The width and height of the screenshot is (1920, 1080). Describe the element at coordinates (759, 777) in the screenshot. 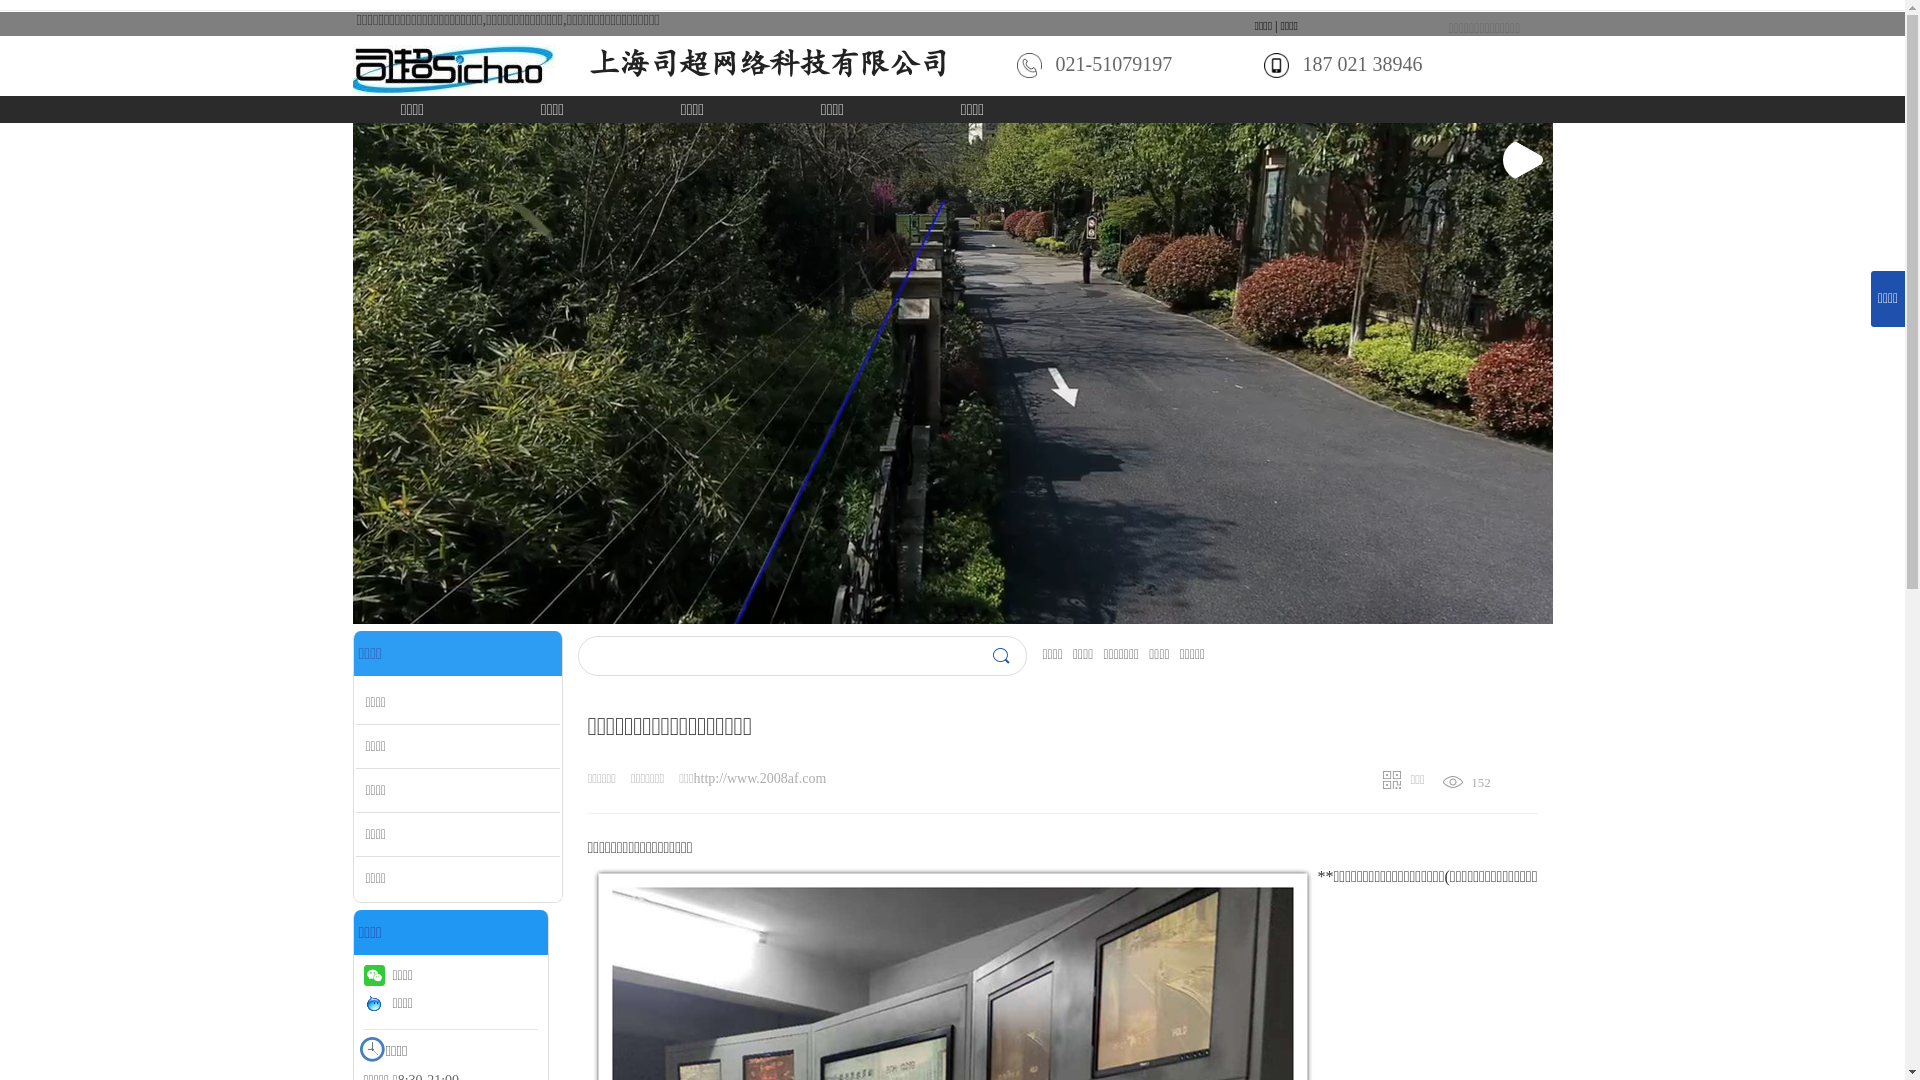

I see `'http://www.2008af.com'` at that location.